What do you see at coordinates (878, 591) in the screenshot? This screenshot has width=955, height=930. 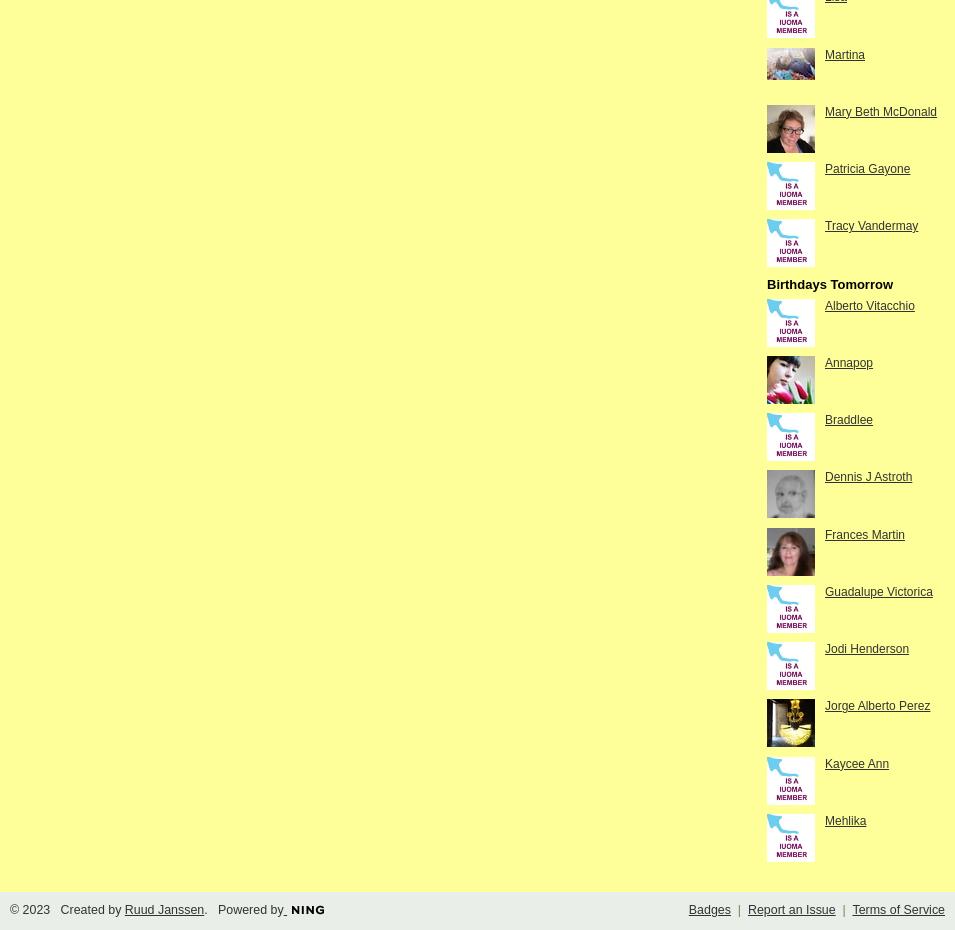 I see `'Guadalupe Victorica'` at bounding box center [878, 591].